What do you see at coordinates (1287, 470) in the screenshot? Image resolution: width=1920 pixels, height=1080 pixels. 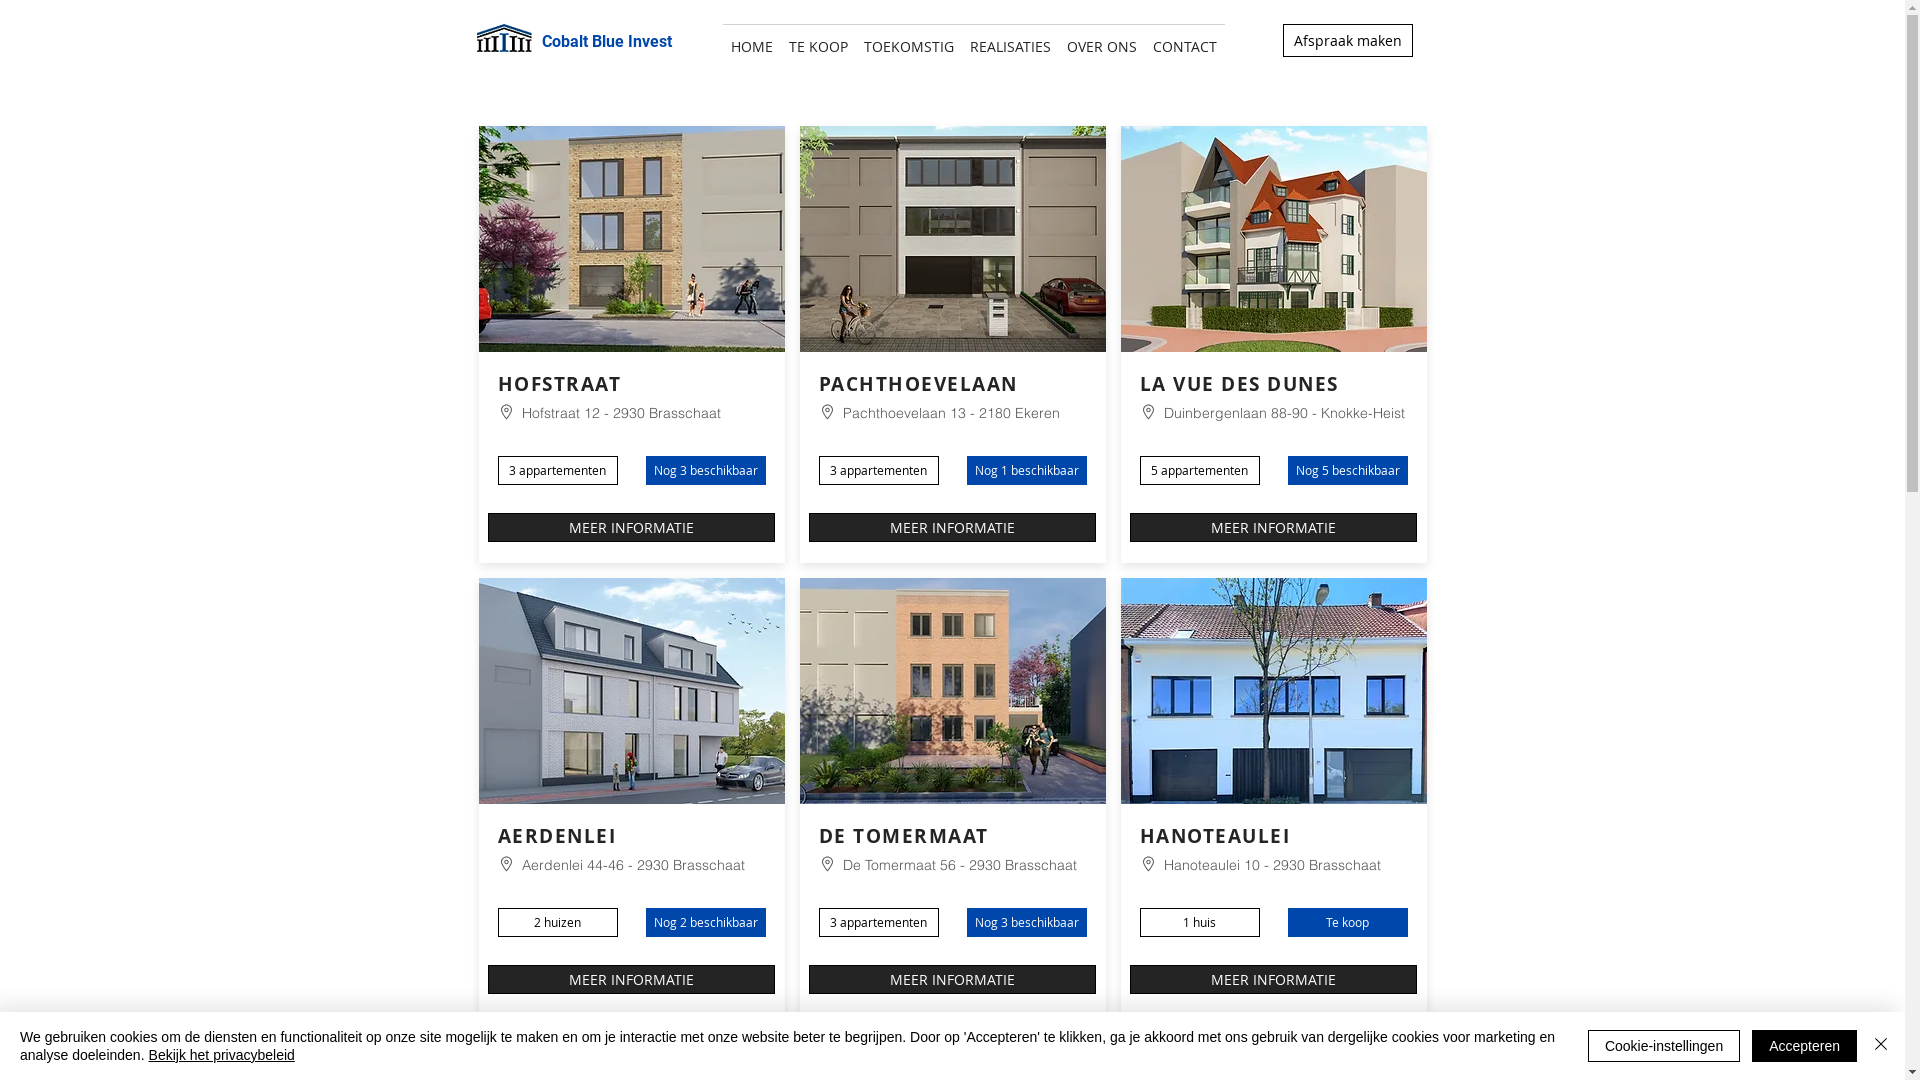 I see `'Nog 5 beschikbaar'` at bounding box center [1287, 470].